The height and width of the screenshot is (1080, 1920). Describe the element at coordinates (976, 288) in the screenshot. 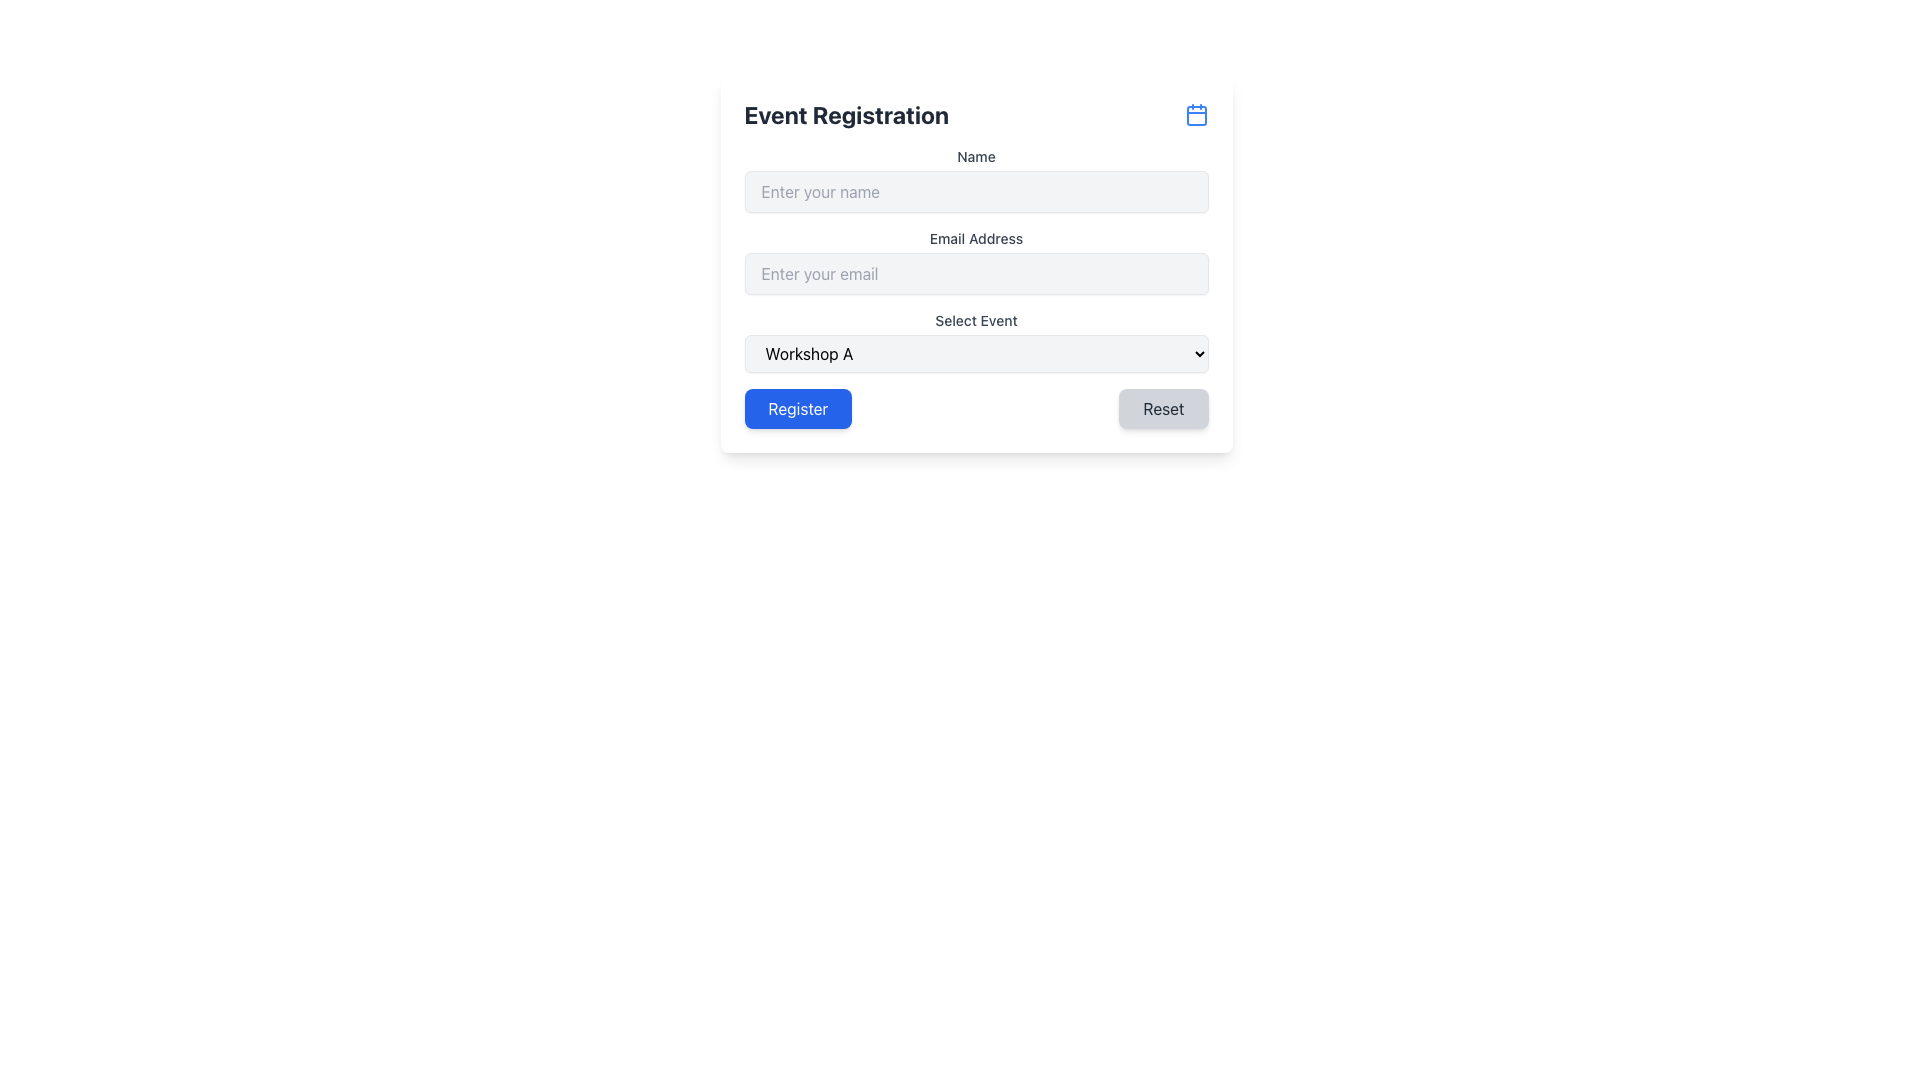

I see `the input fields or dropdown menu in the Event Registration form to provide or select data` at that location.